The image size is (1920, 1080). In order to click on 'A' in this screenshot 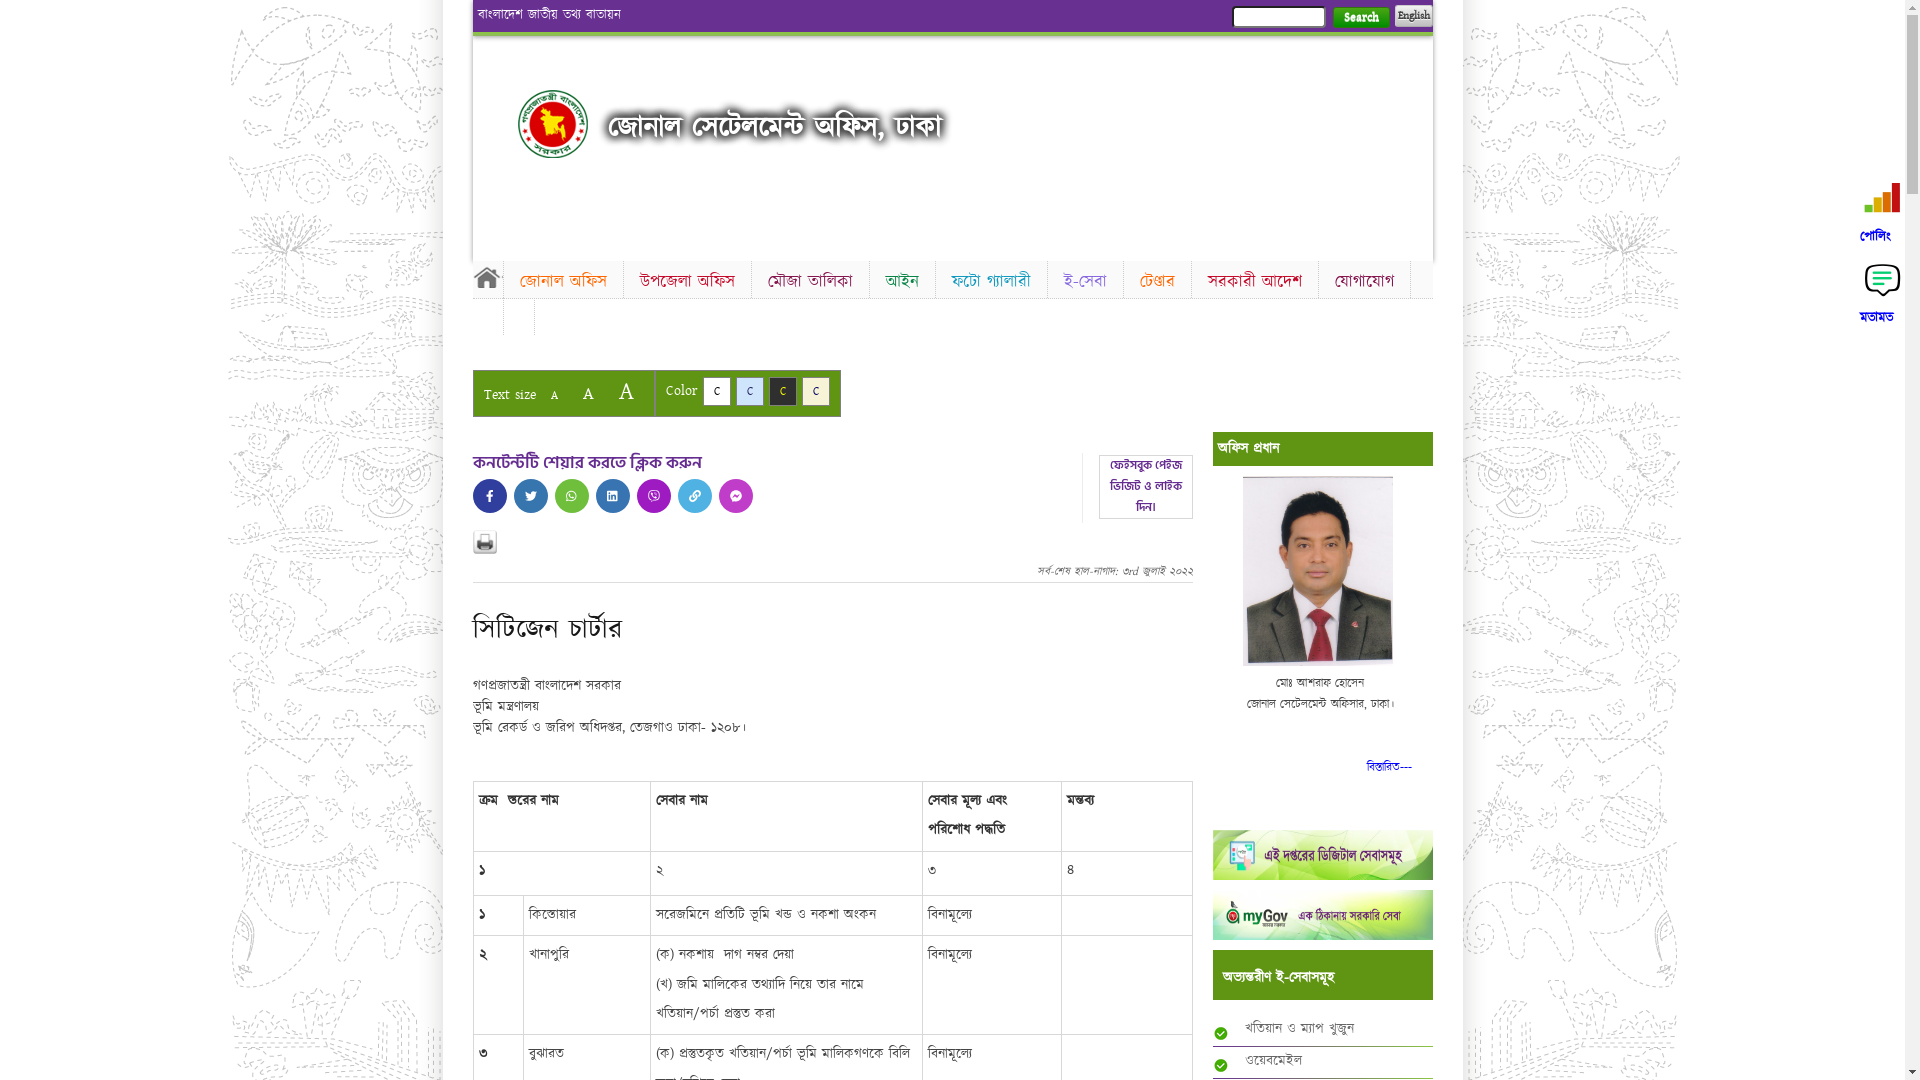, I will do `click(624, 391)`.